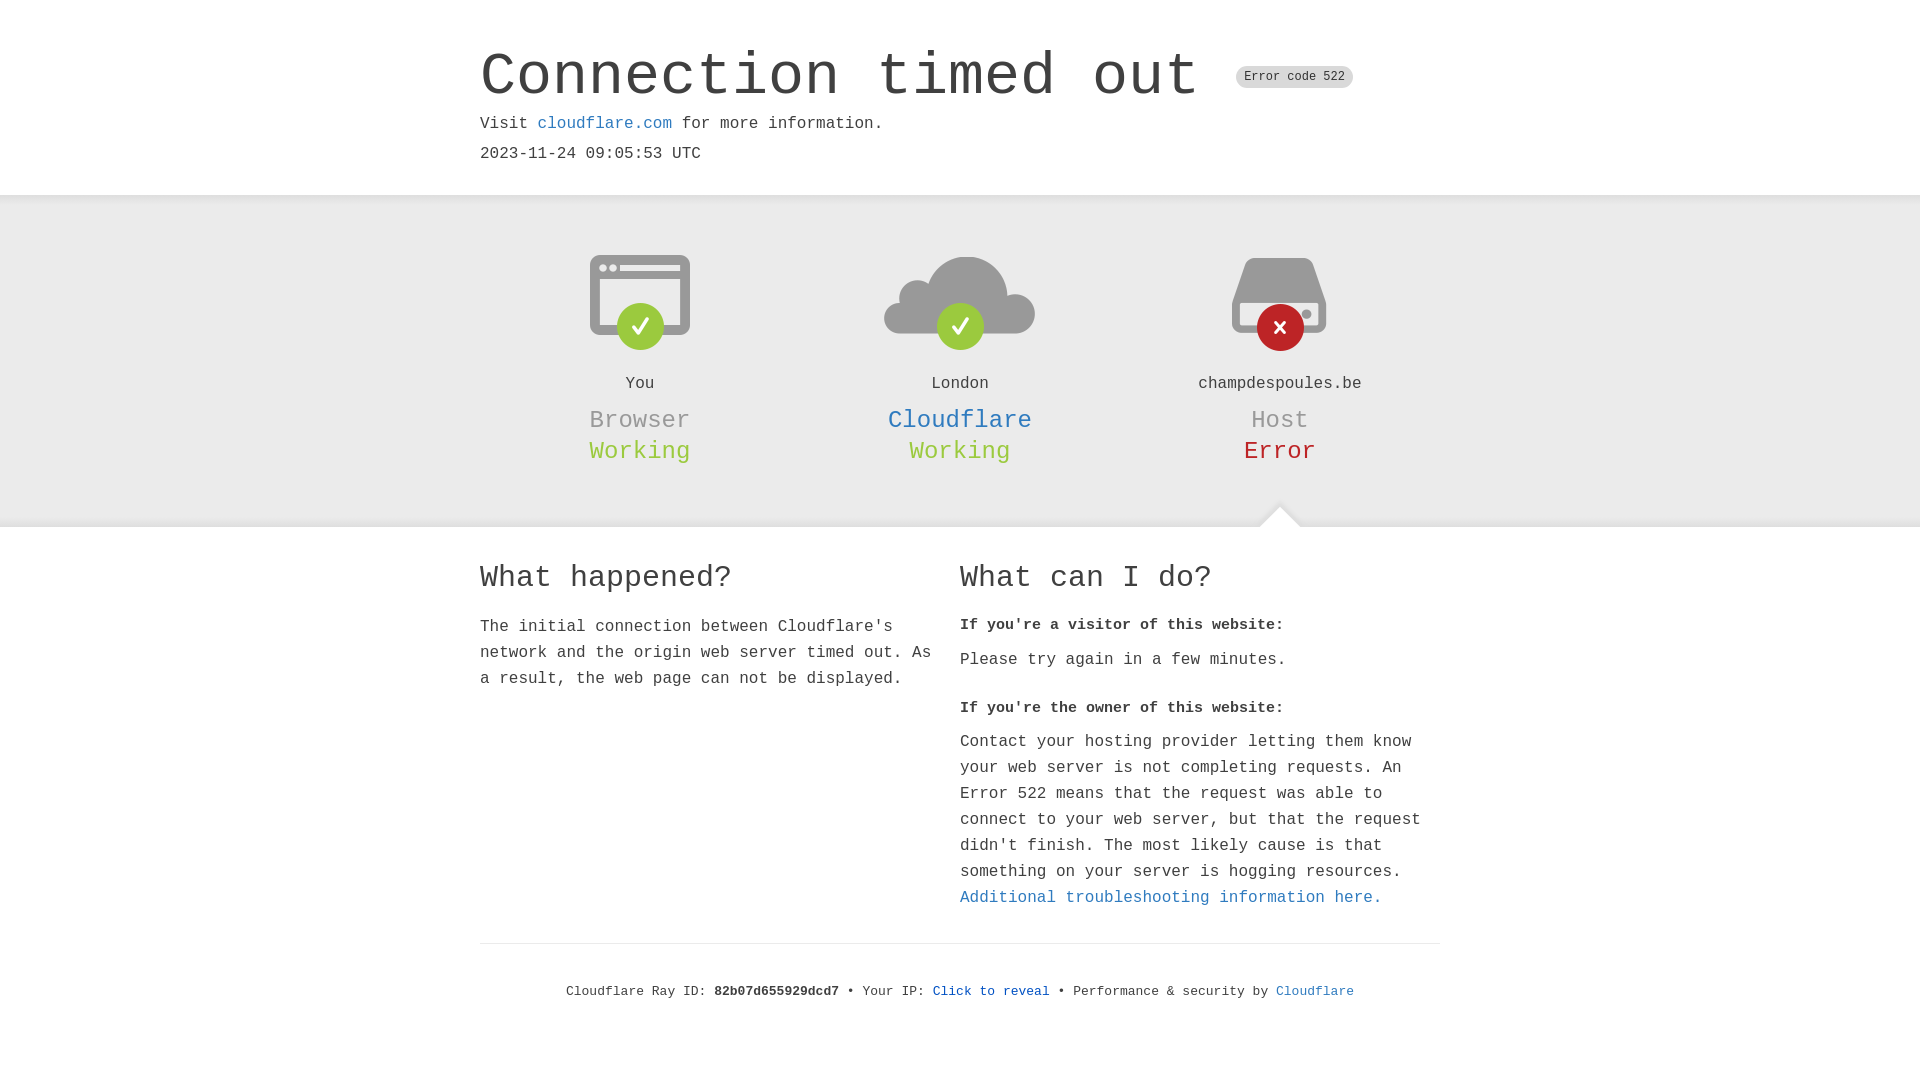 The height and width of the screenshot is (1080, 1920). What do you see at coordinates (1171, 897) in the screenshot?
I see `'Additional troubleshooting information here.'` at bounding box center [1171, 897].